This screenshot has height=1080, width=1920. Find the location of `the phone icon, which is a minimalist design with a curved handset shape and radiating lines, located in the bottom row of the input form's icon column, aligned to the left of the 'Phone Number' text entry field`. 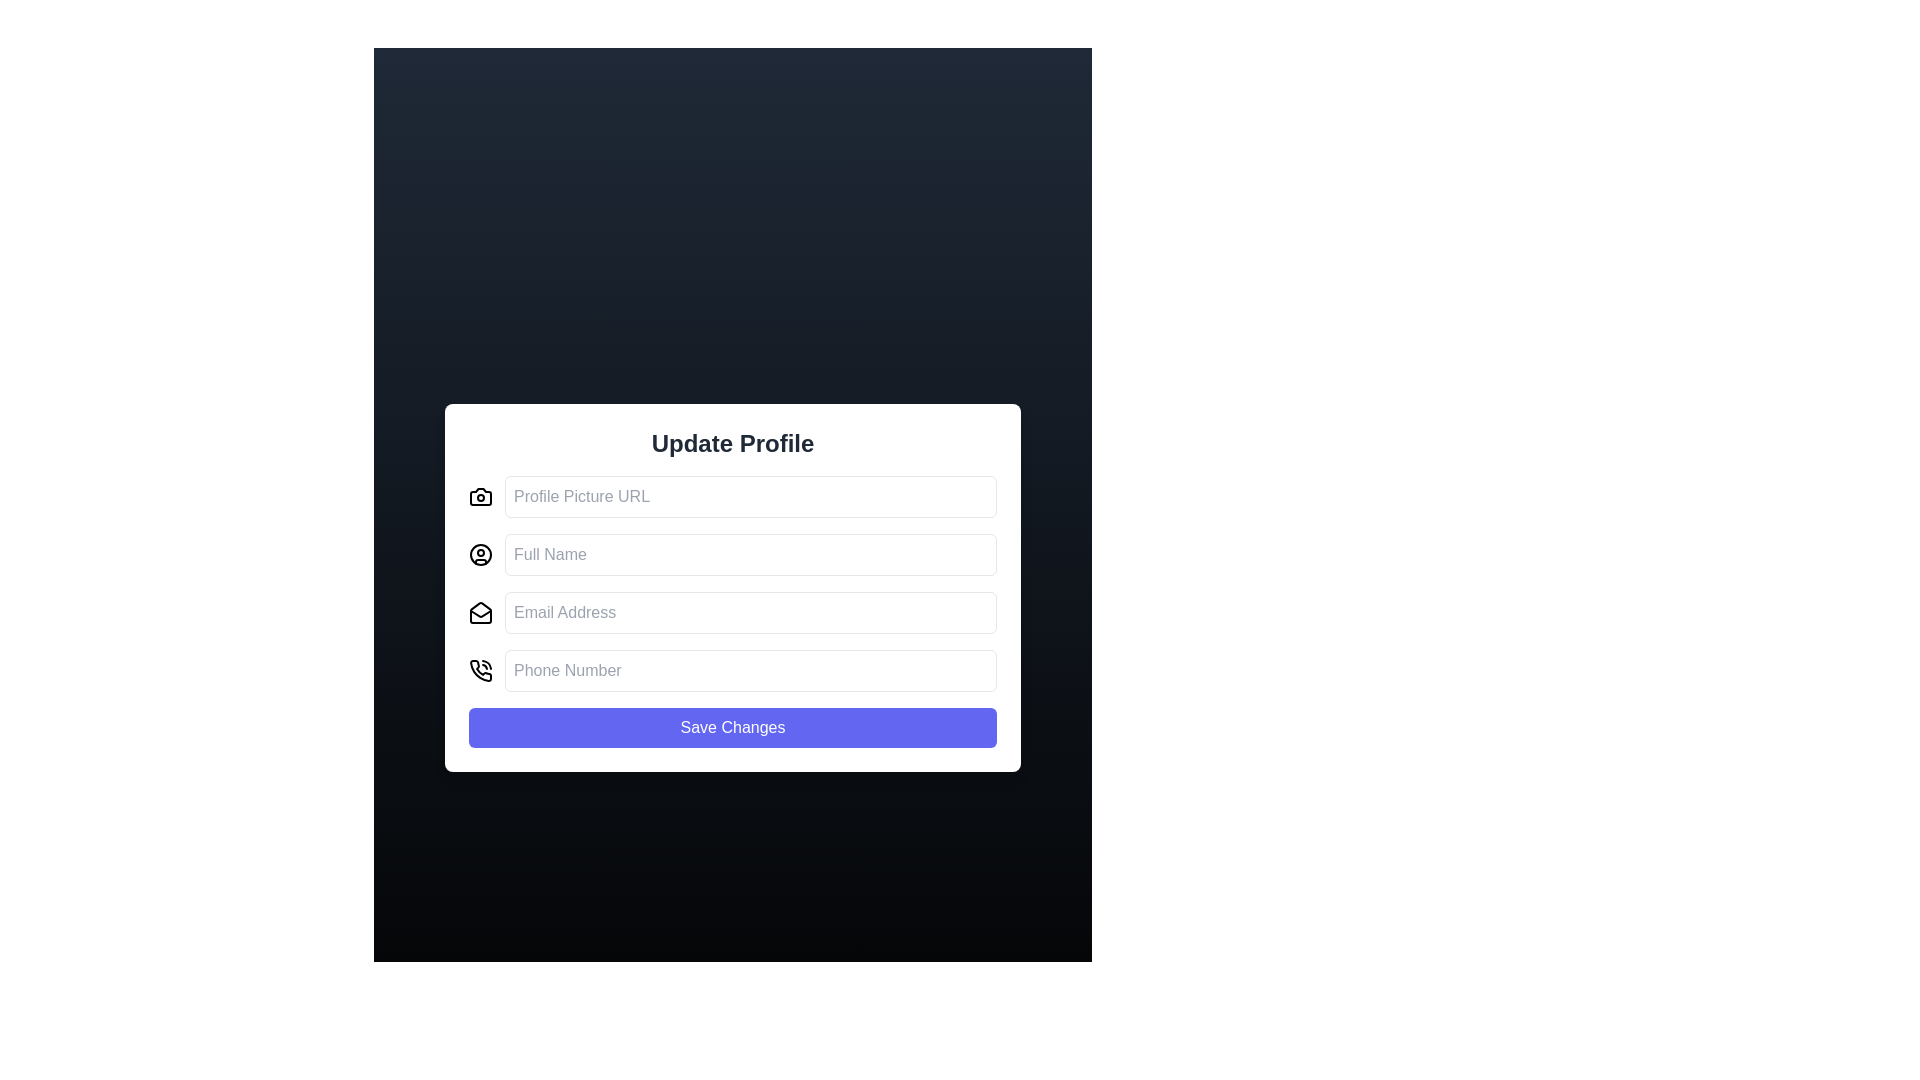

the phone icon, which is a minimalist design with a curved handset shape and radiating lines, located in the bottom row of the input form's icon column, aligned to the left of the 'Phone Number' text entry field is located at coordinates (480, 671).